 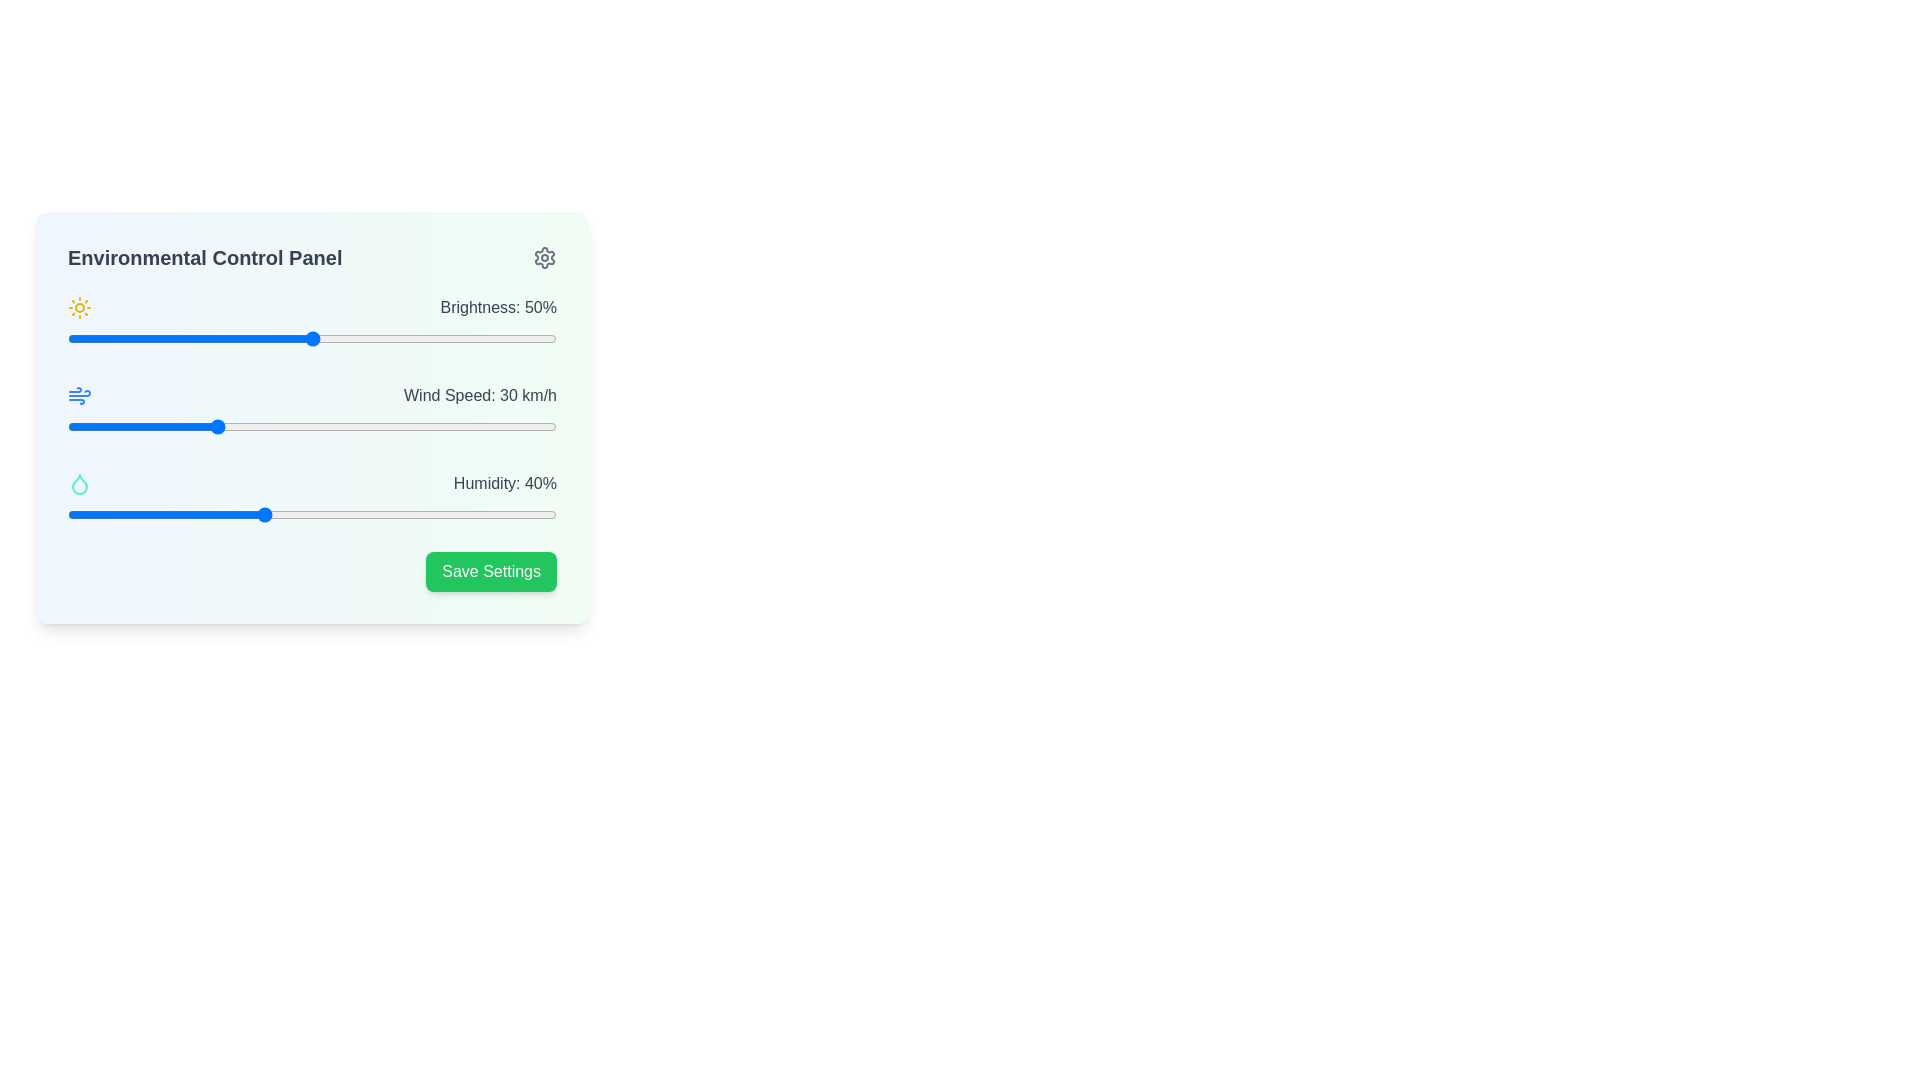 I want to click on the wind speed, so click(x=243, y=426).